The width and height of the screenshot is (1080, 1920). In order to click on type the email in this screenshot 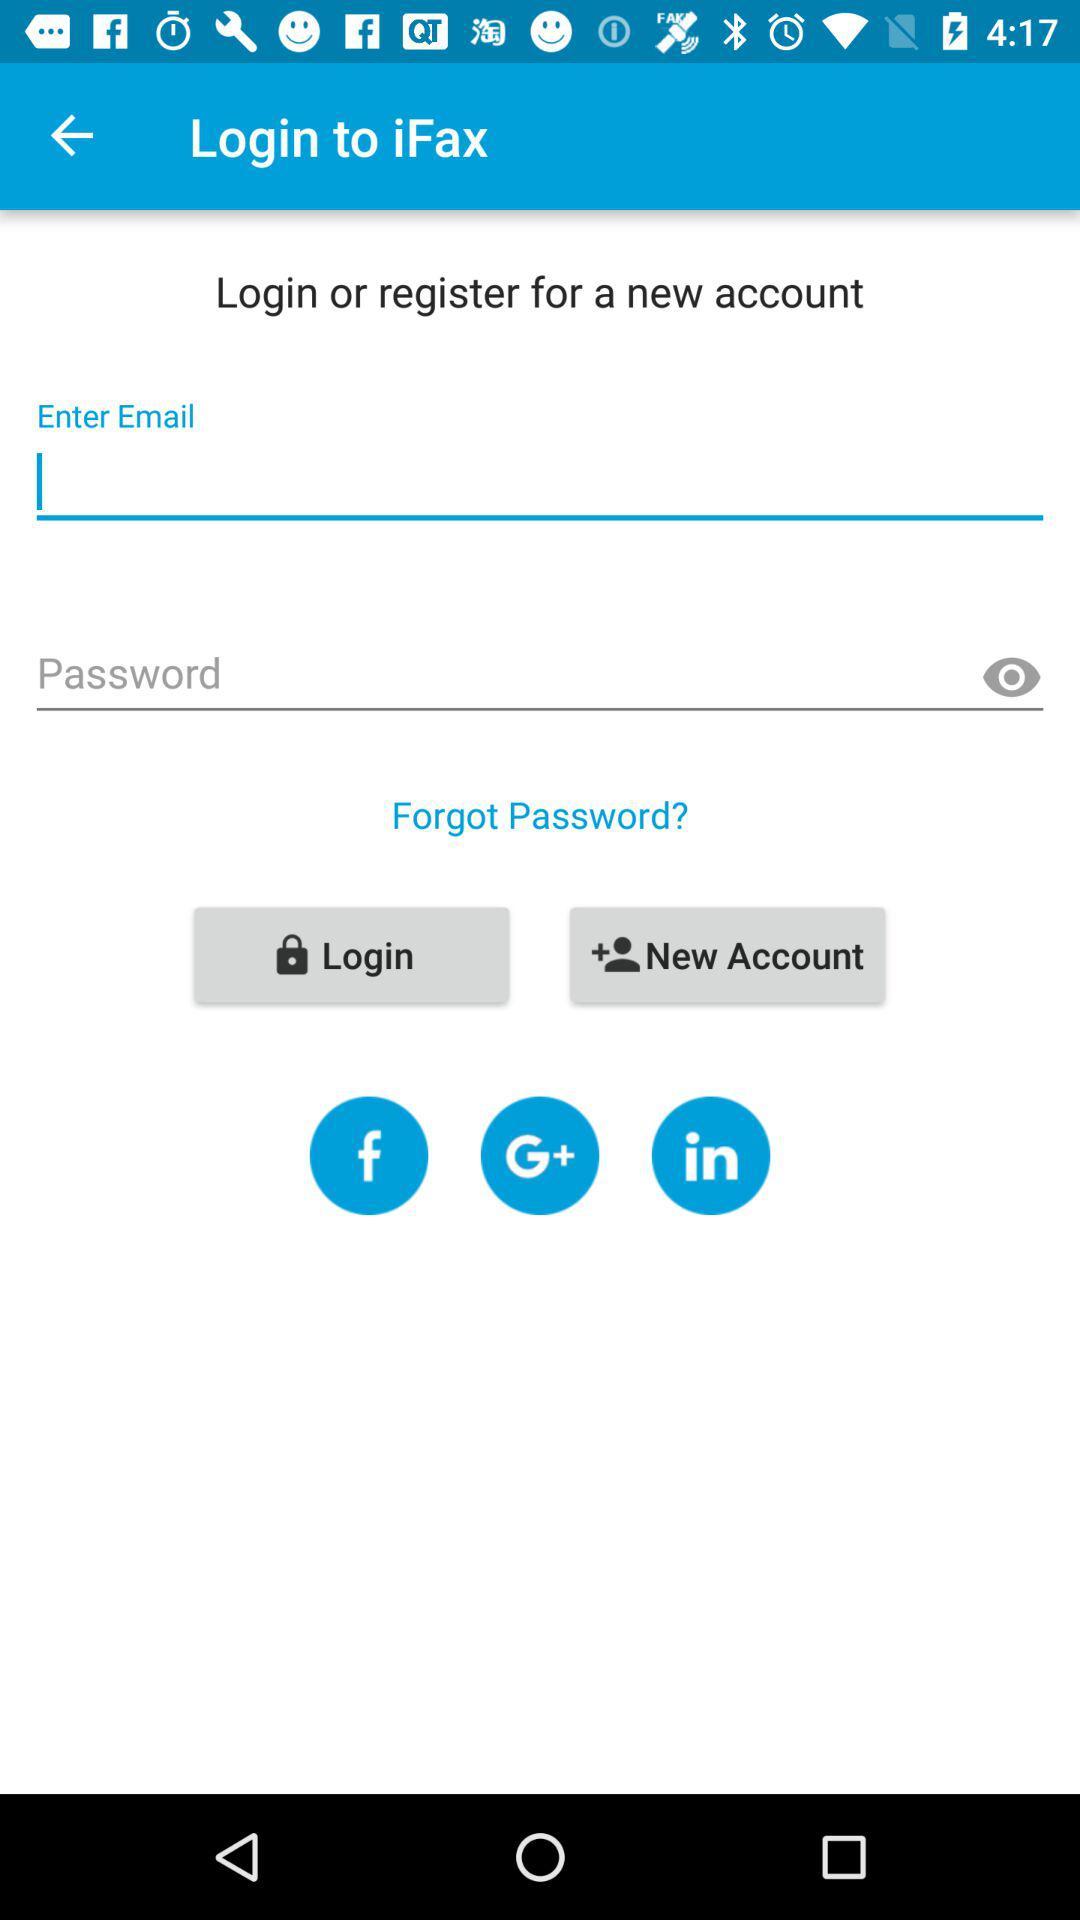, I will do `click(540, 482)`.